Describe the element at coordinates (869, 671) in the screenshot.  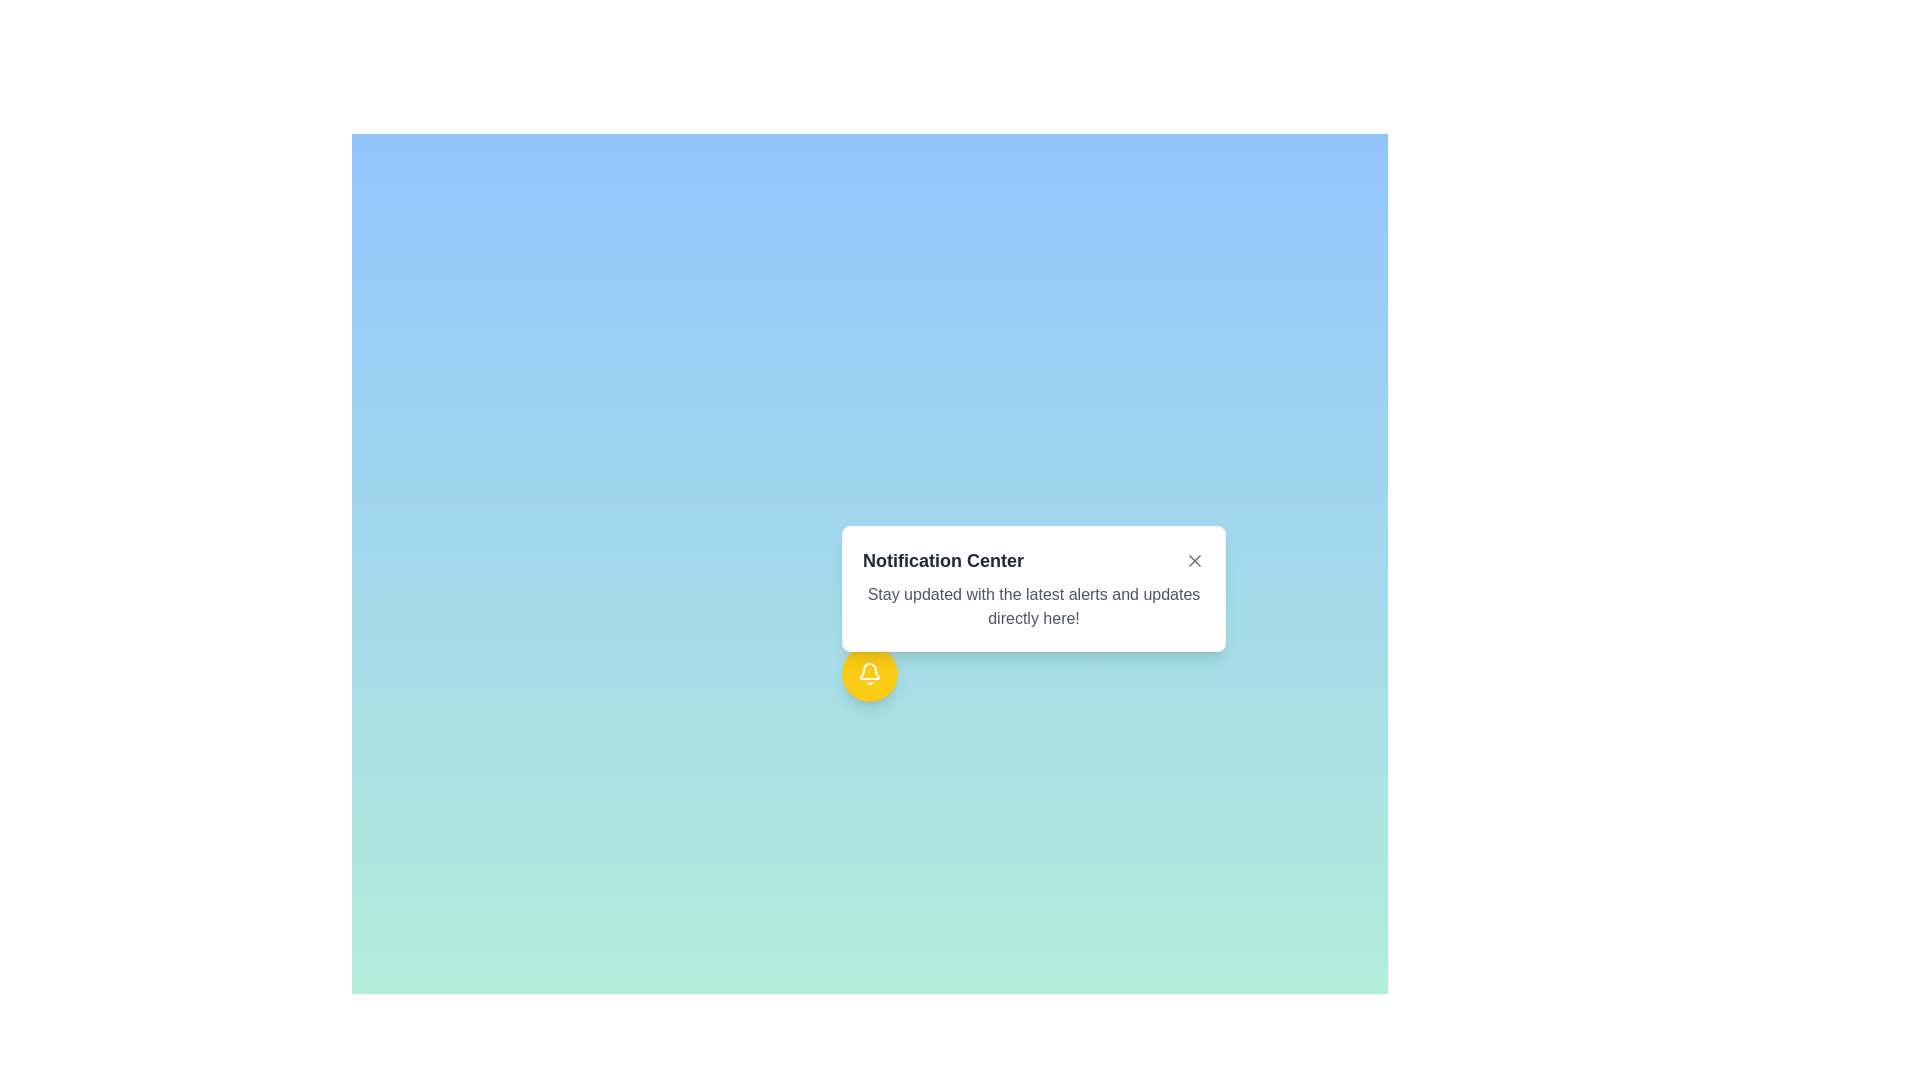
I see `the bell icon, which serves as a visual indicator for notifications` at that location.